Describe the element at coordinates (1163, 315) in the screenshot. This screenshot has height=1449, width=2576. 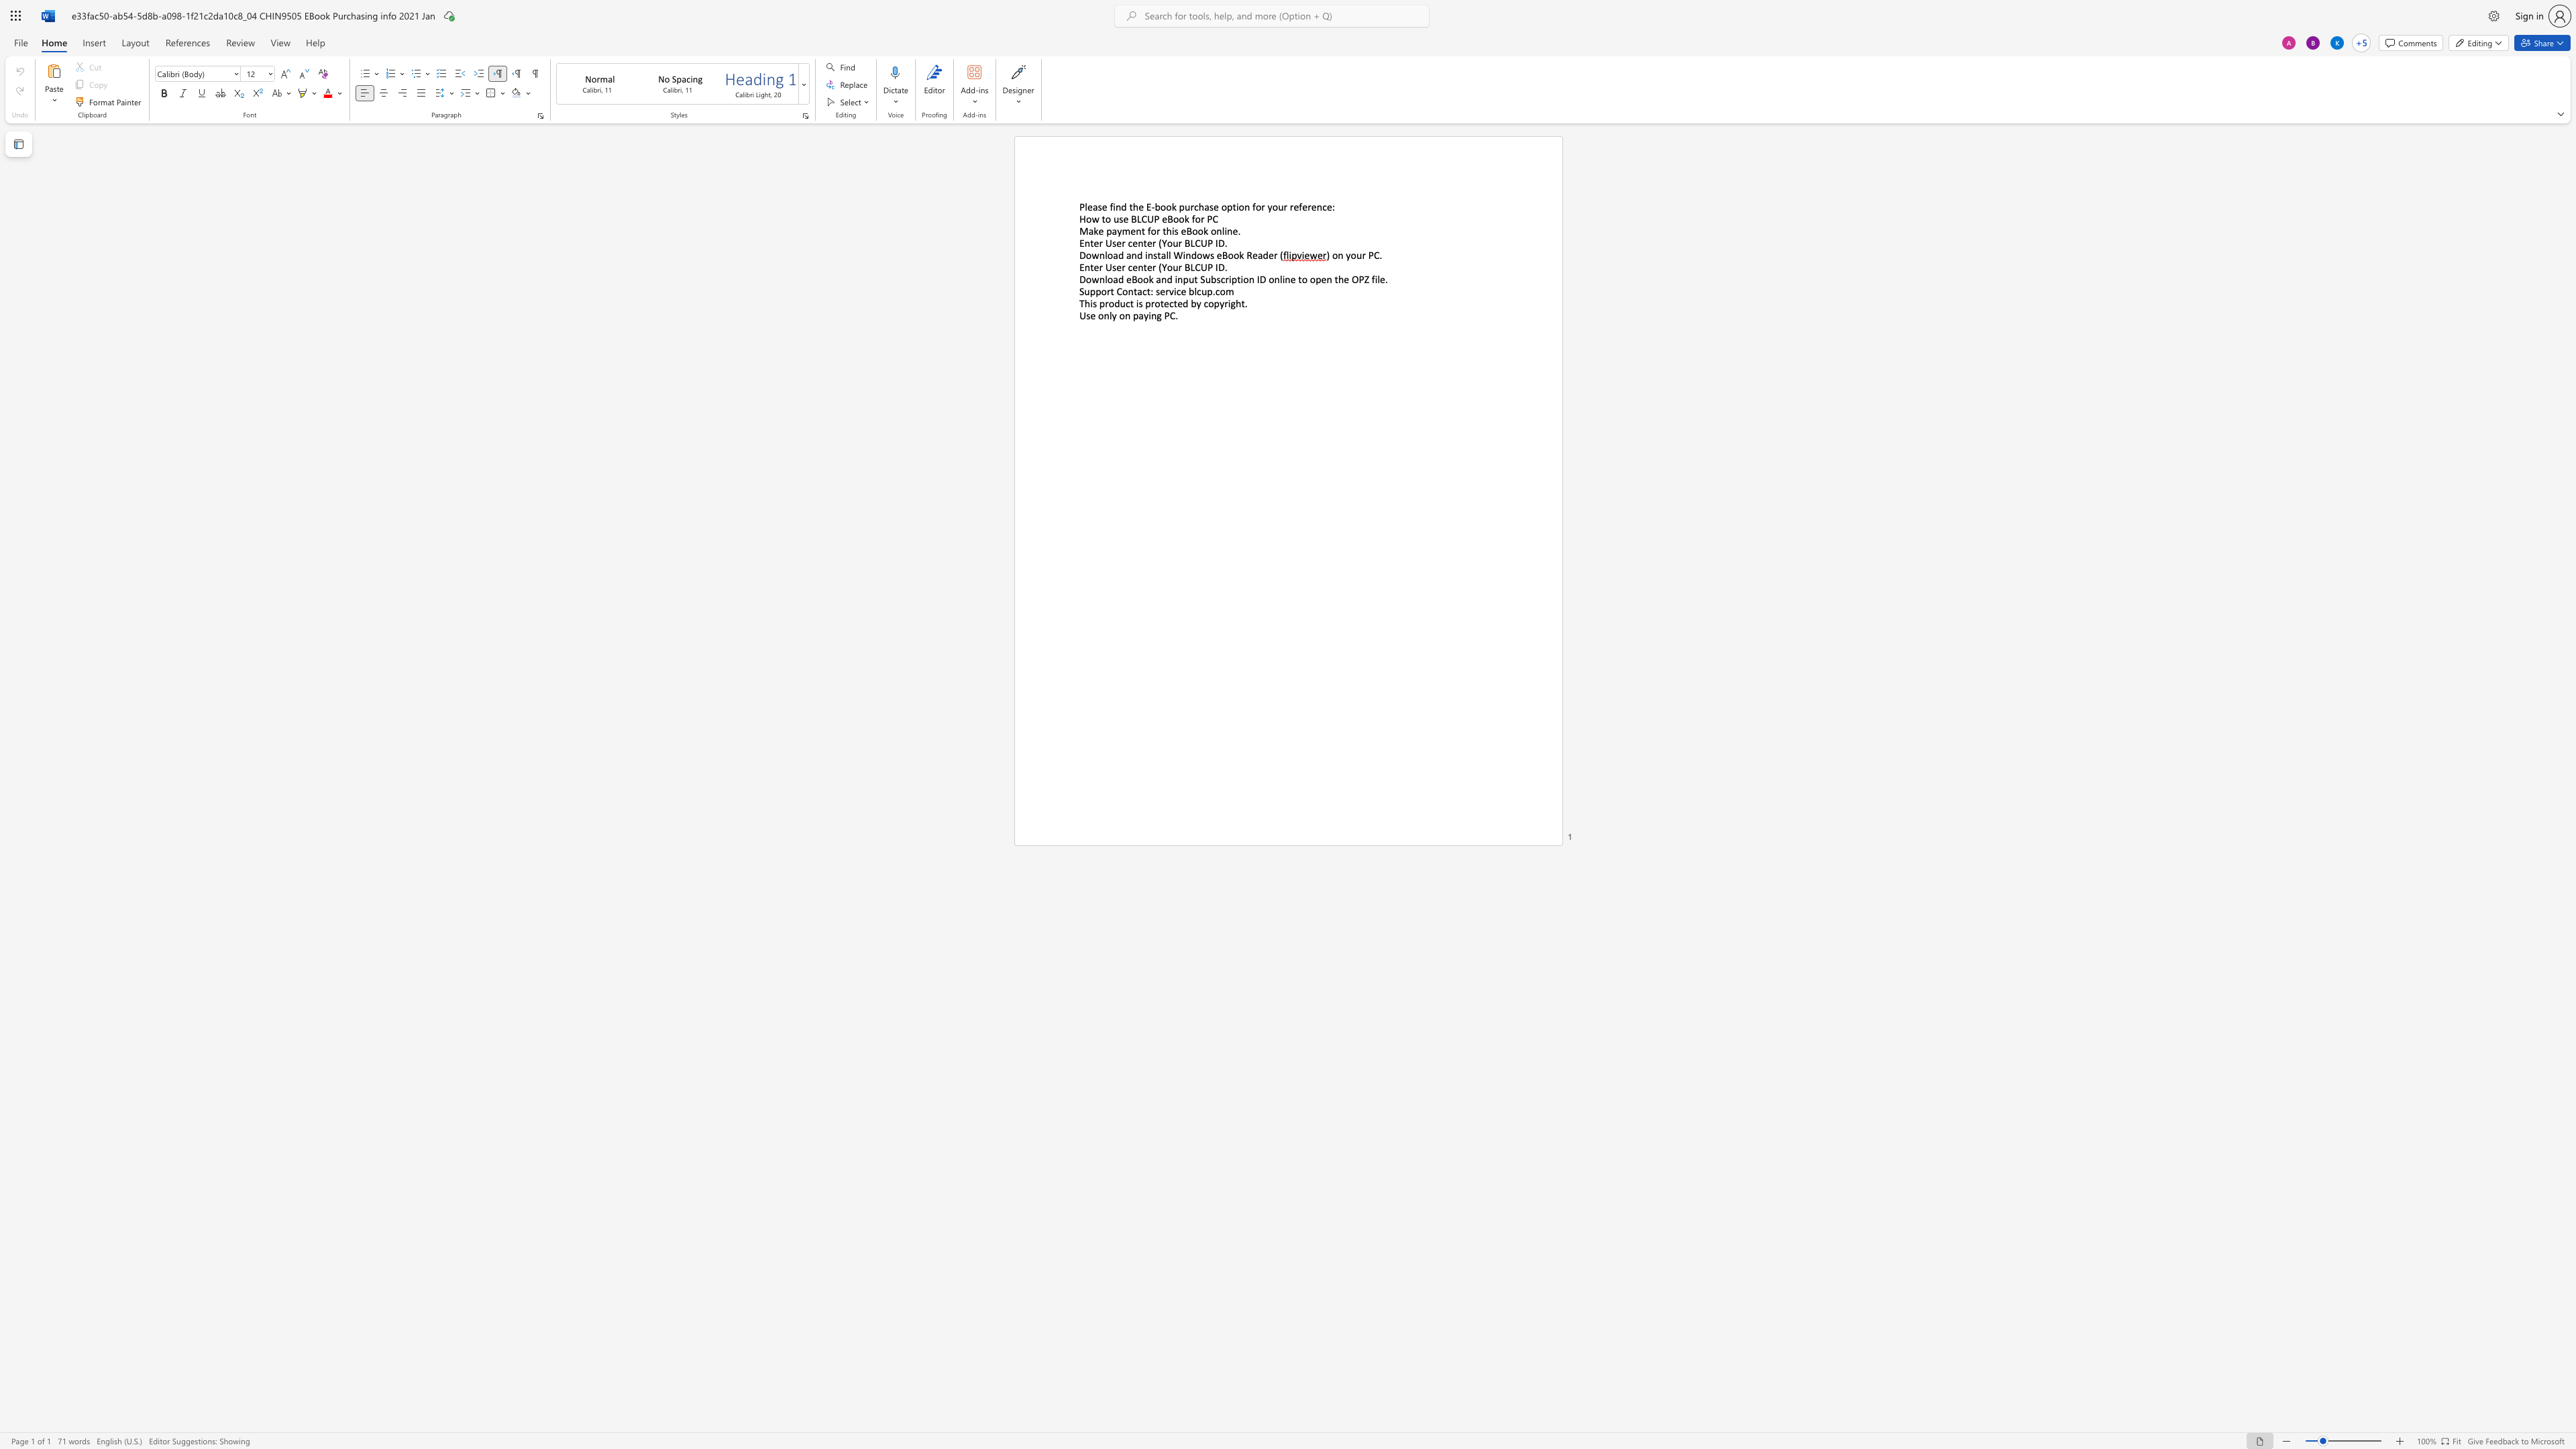
I see `the subset text "PC" within the text "Use only on paying PC."` at that location.